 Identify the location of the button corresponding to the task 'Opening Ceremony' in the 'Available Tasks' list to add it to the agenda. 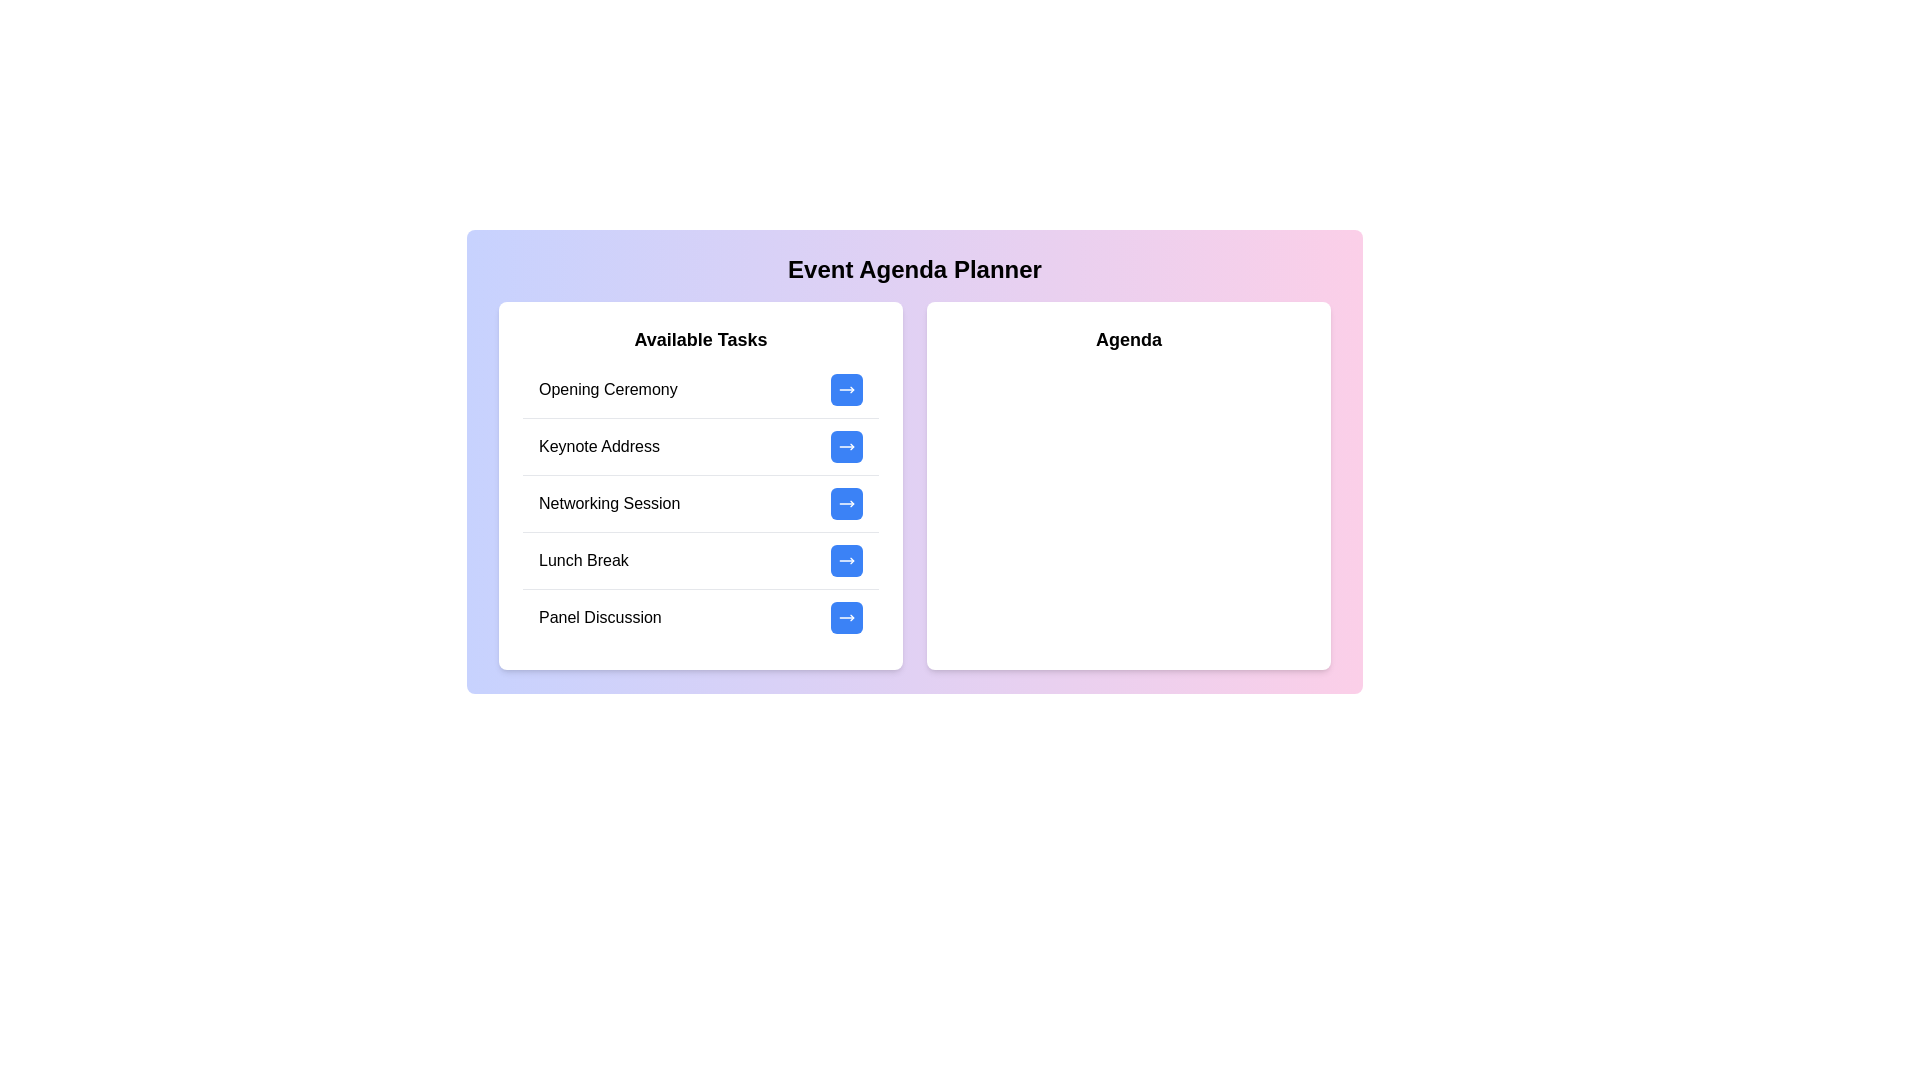
(846, 389).